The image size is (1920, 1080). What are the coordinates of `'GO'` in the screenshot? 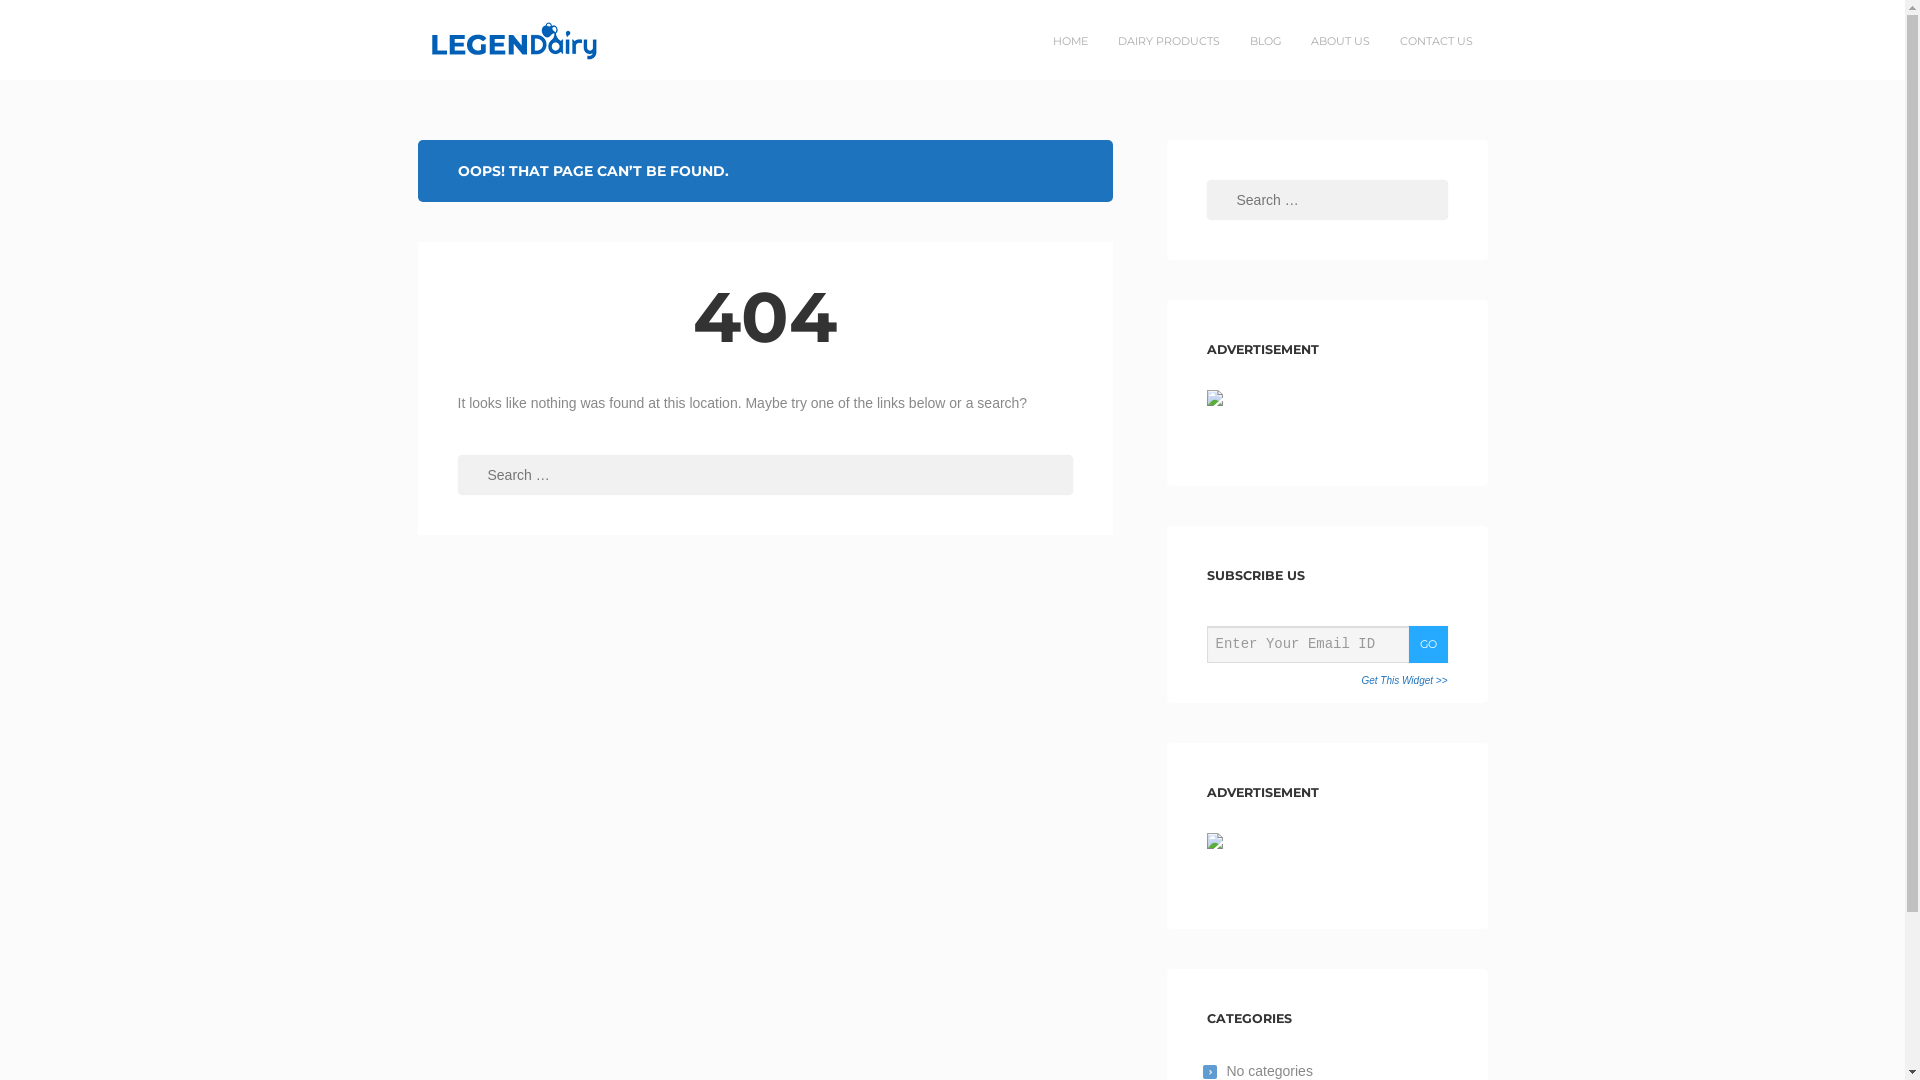 It's located at (1426, 644).